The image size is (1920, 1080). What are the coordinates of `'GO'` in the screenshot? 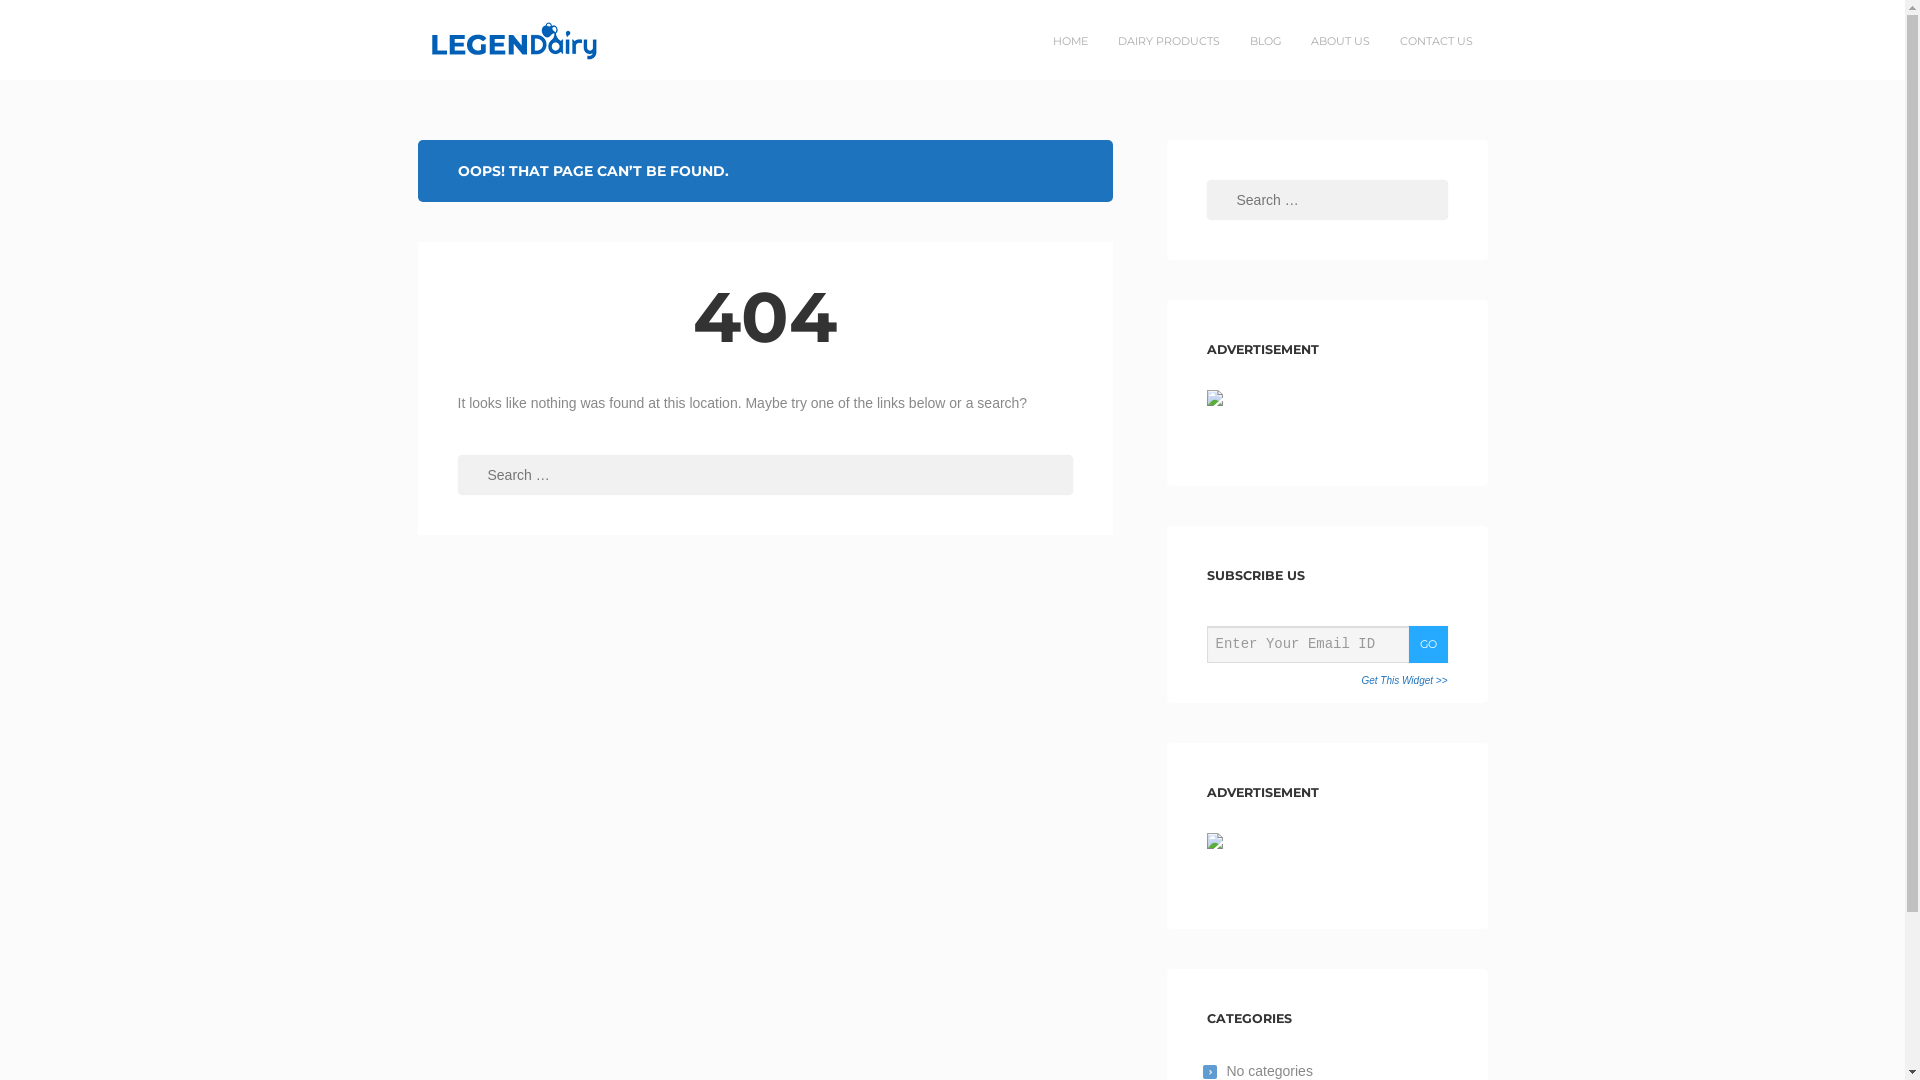 It's located at (1426, 644).